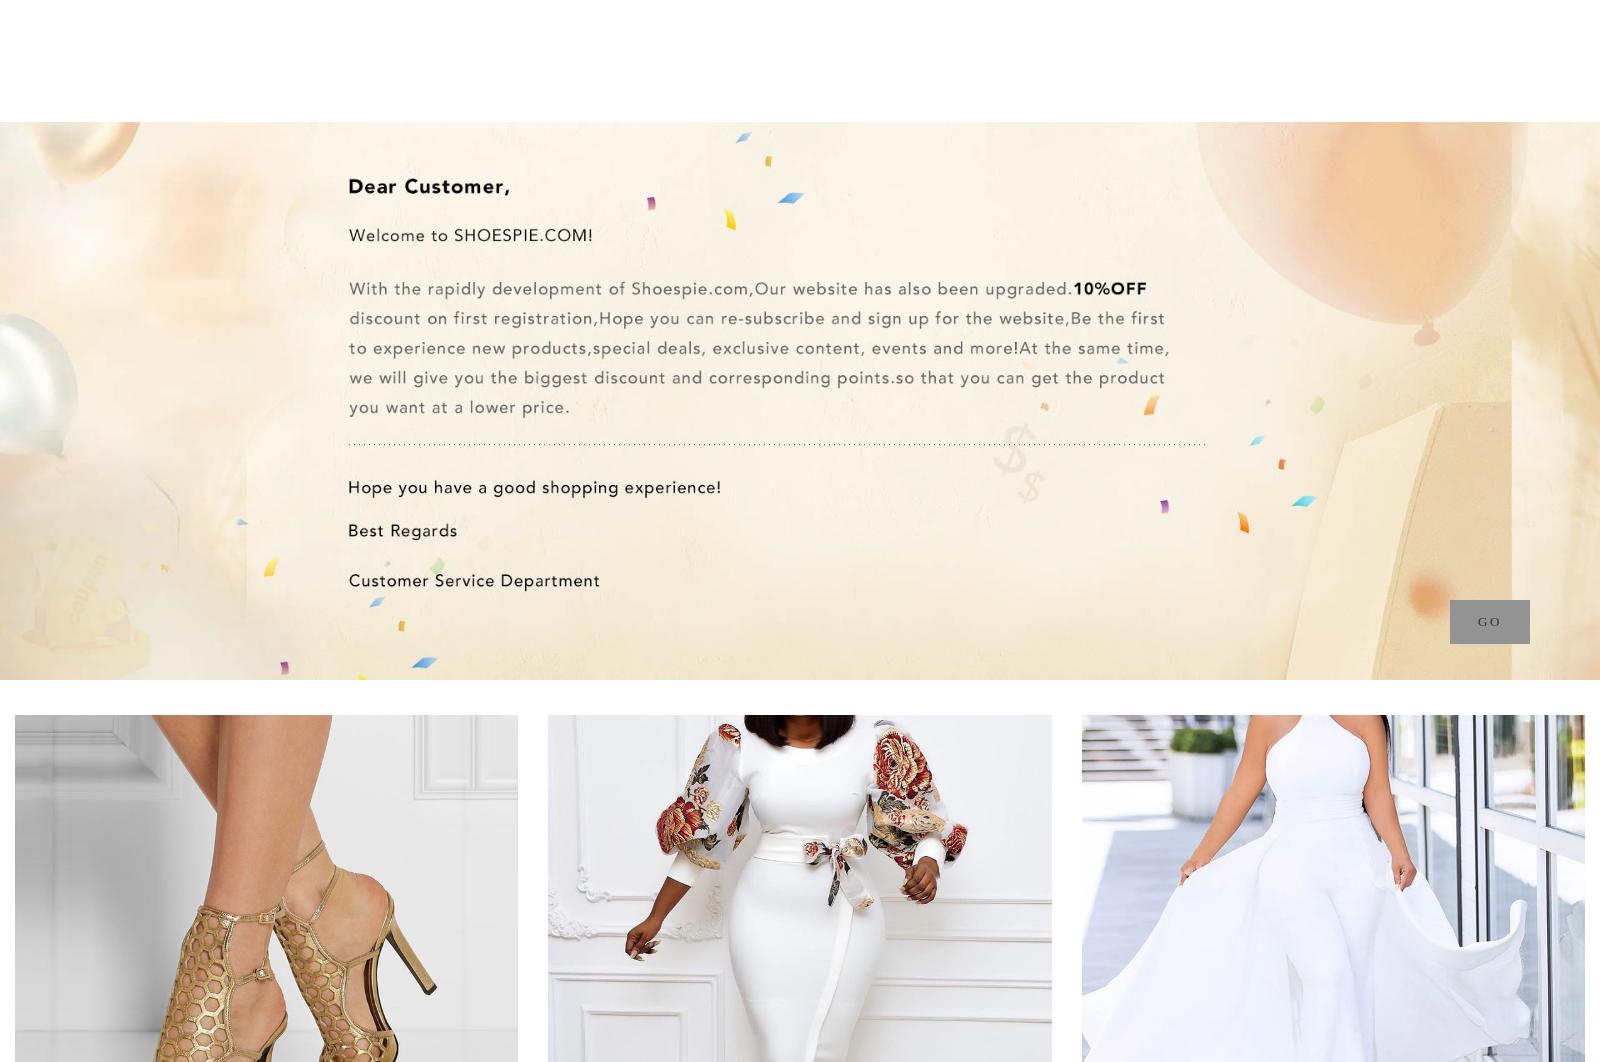  What do you see at coordinates (1523, 31) in the screenshot?
I see `'0'` at bounding box center [1523, 31].